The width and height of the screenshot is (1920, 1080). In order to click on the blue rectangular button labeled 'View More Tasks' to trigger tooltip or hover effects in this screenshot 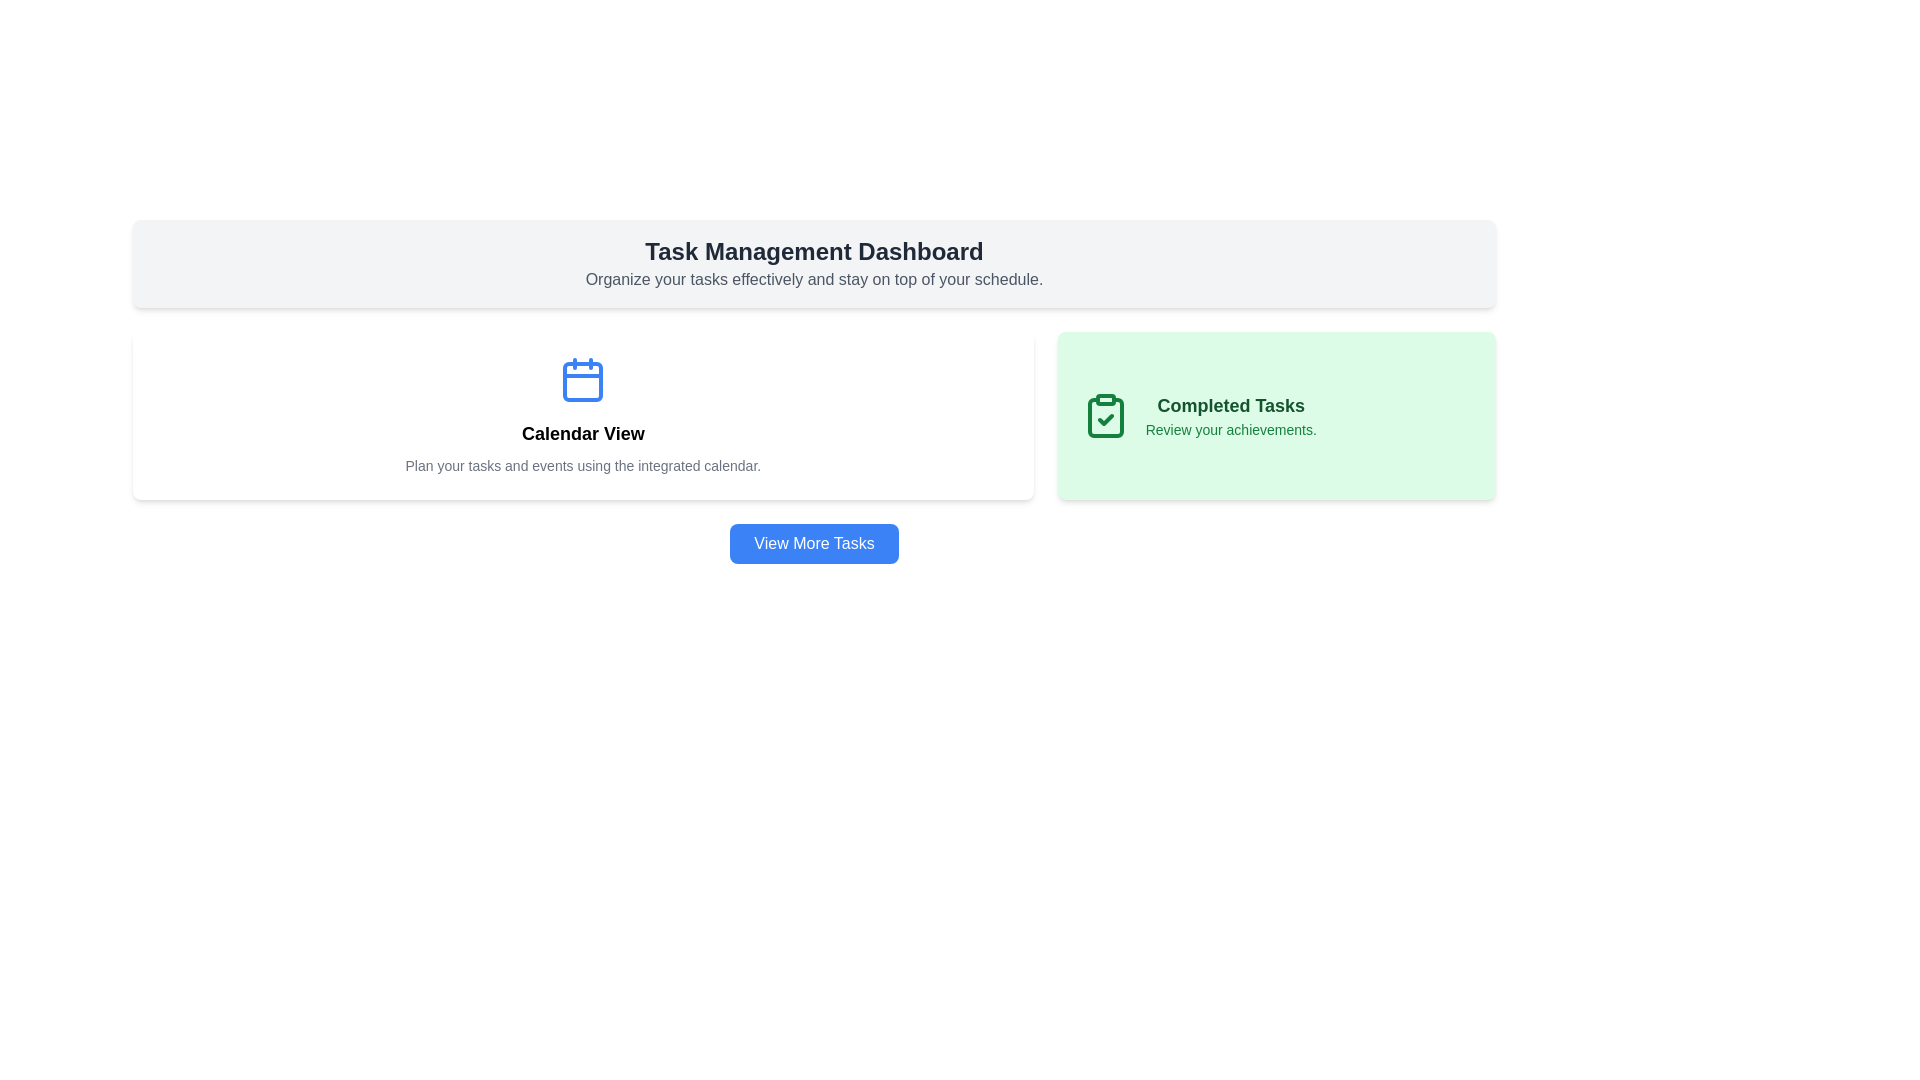, I will do `click(814, 543)`.